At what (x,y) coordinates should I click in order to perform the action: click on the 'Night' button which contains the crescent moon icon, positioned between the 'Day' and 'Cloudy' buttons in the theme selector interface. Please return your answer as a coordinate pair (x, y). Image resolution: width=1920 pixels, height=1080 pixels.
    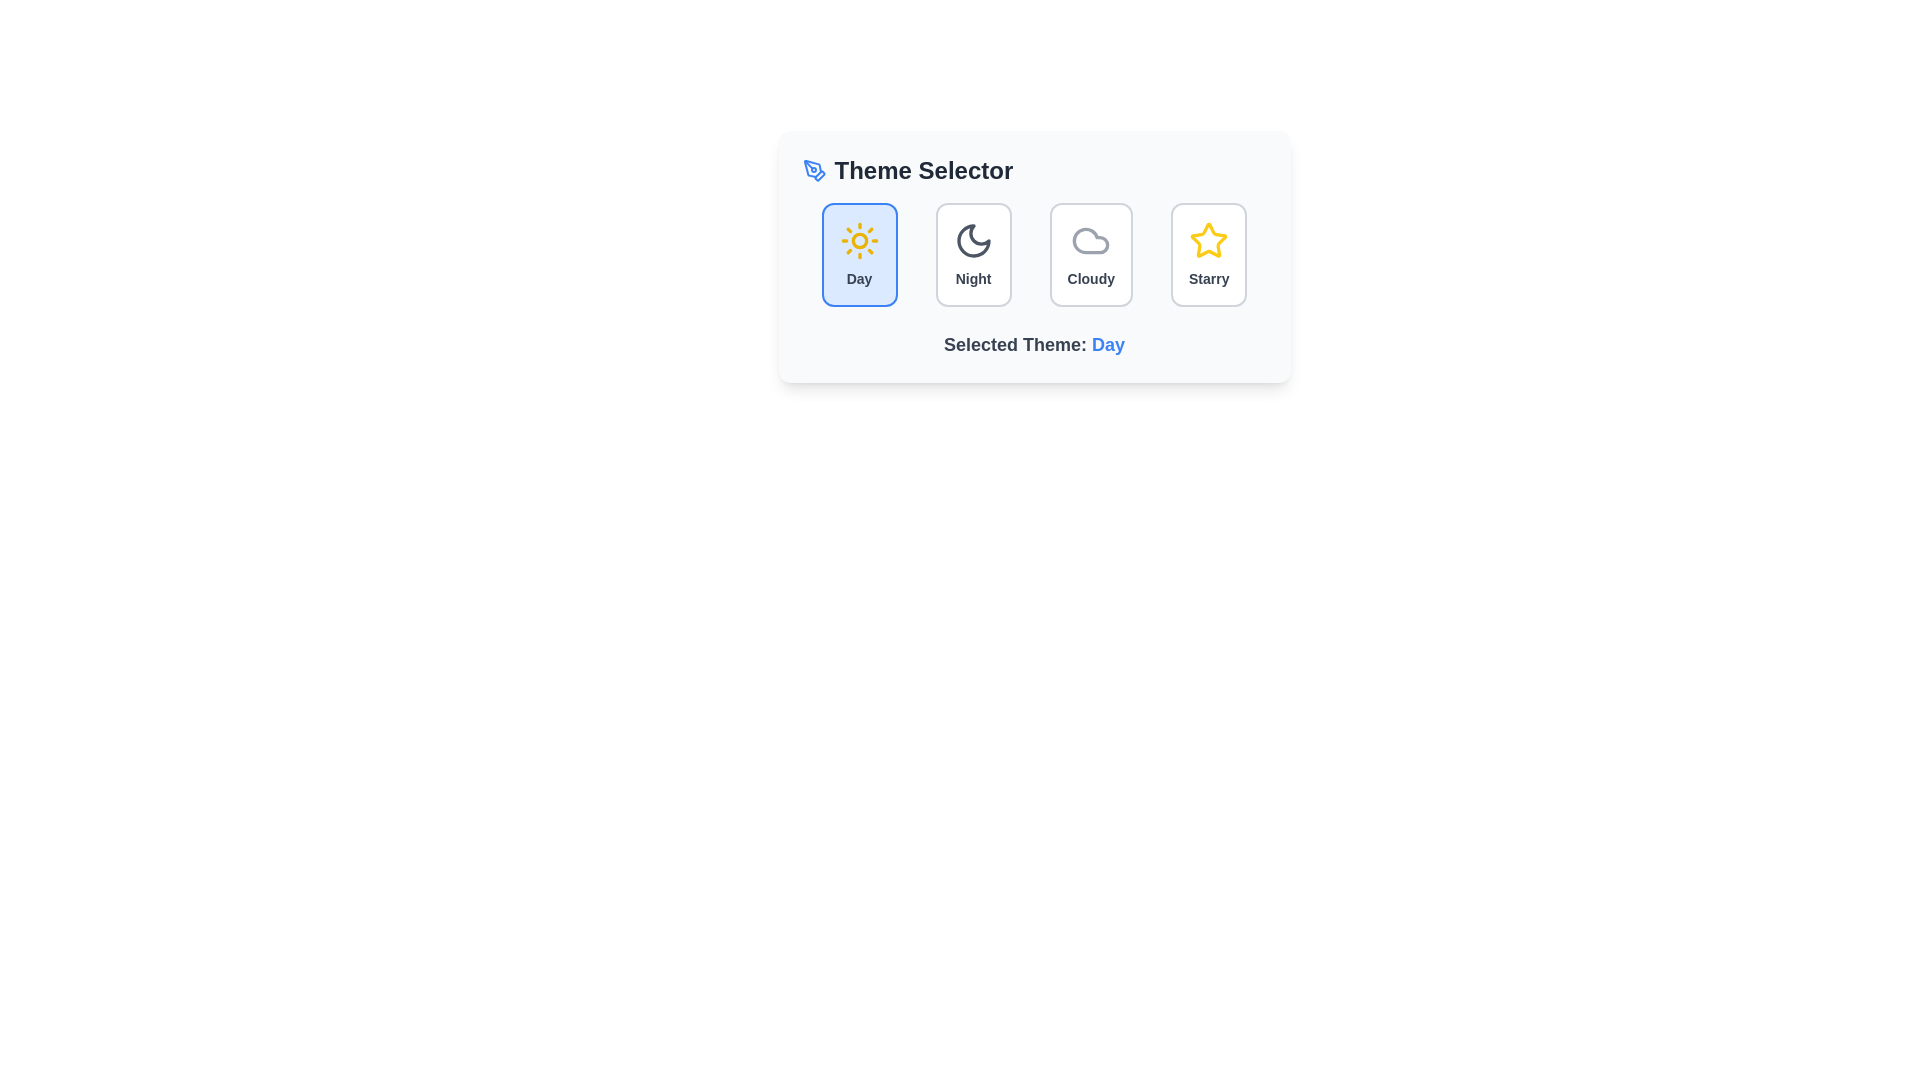
    Looking at the image, I should click on (973, 239).